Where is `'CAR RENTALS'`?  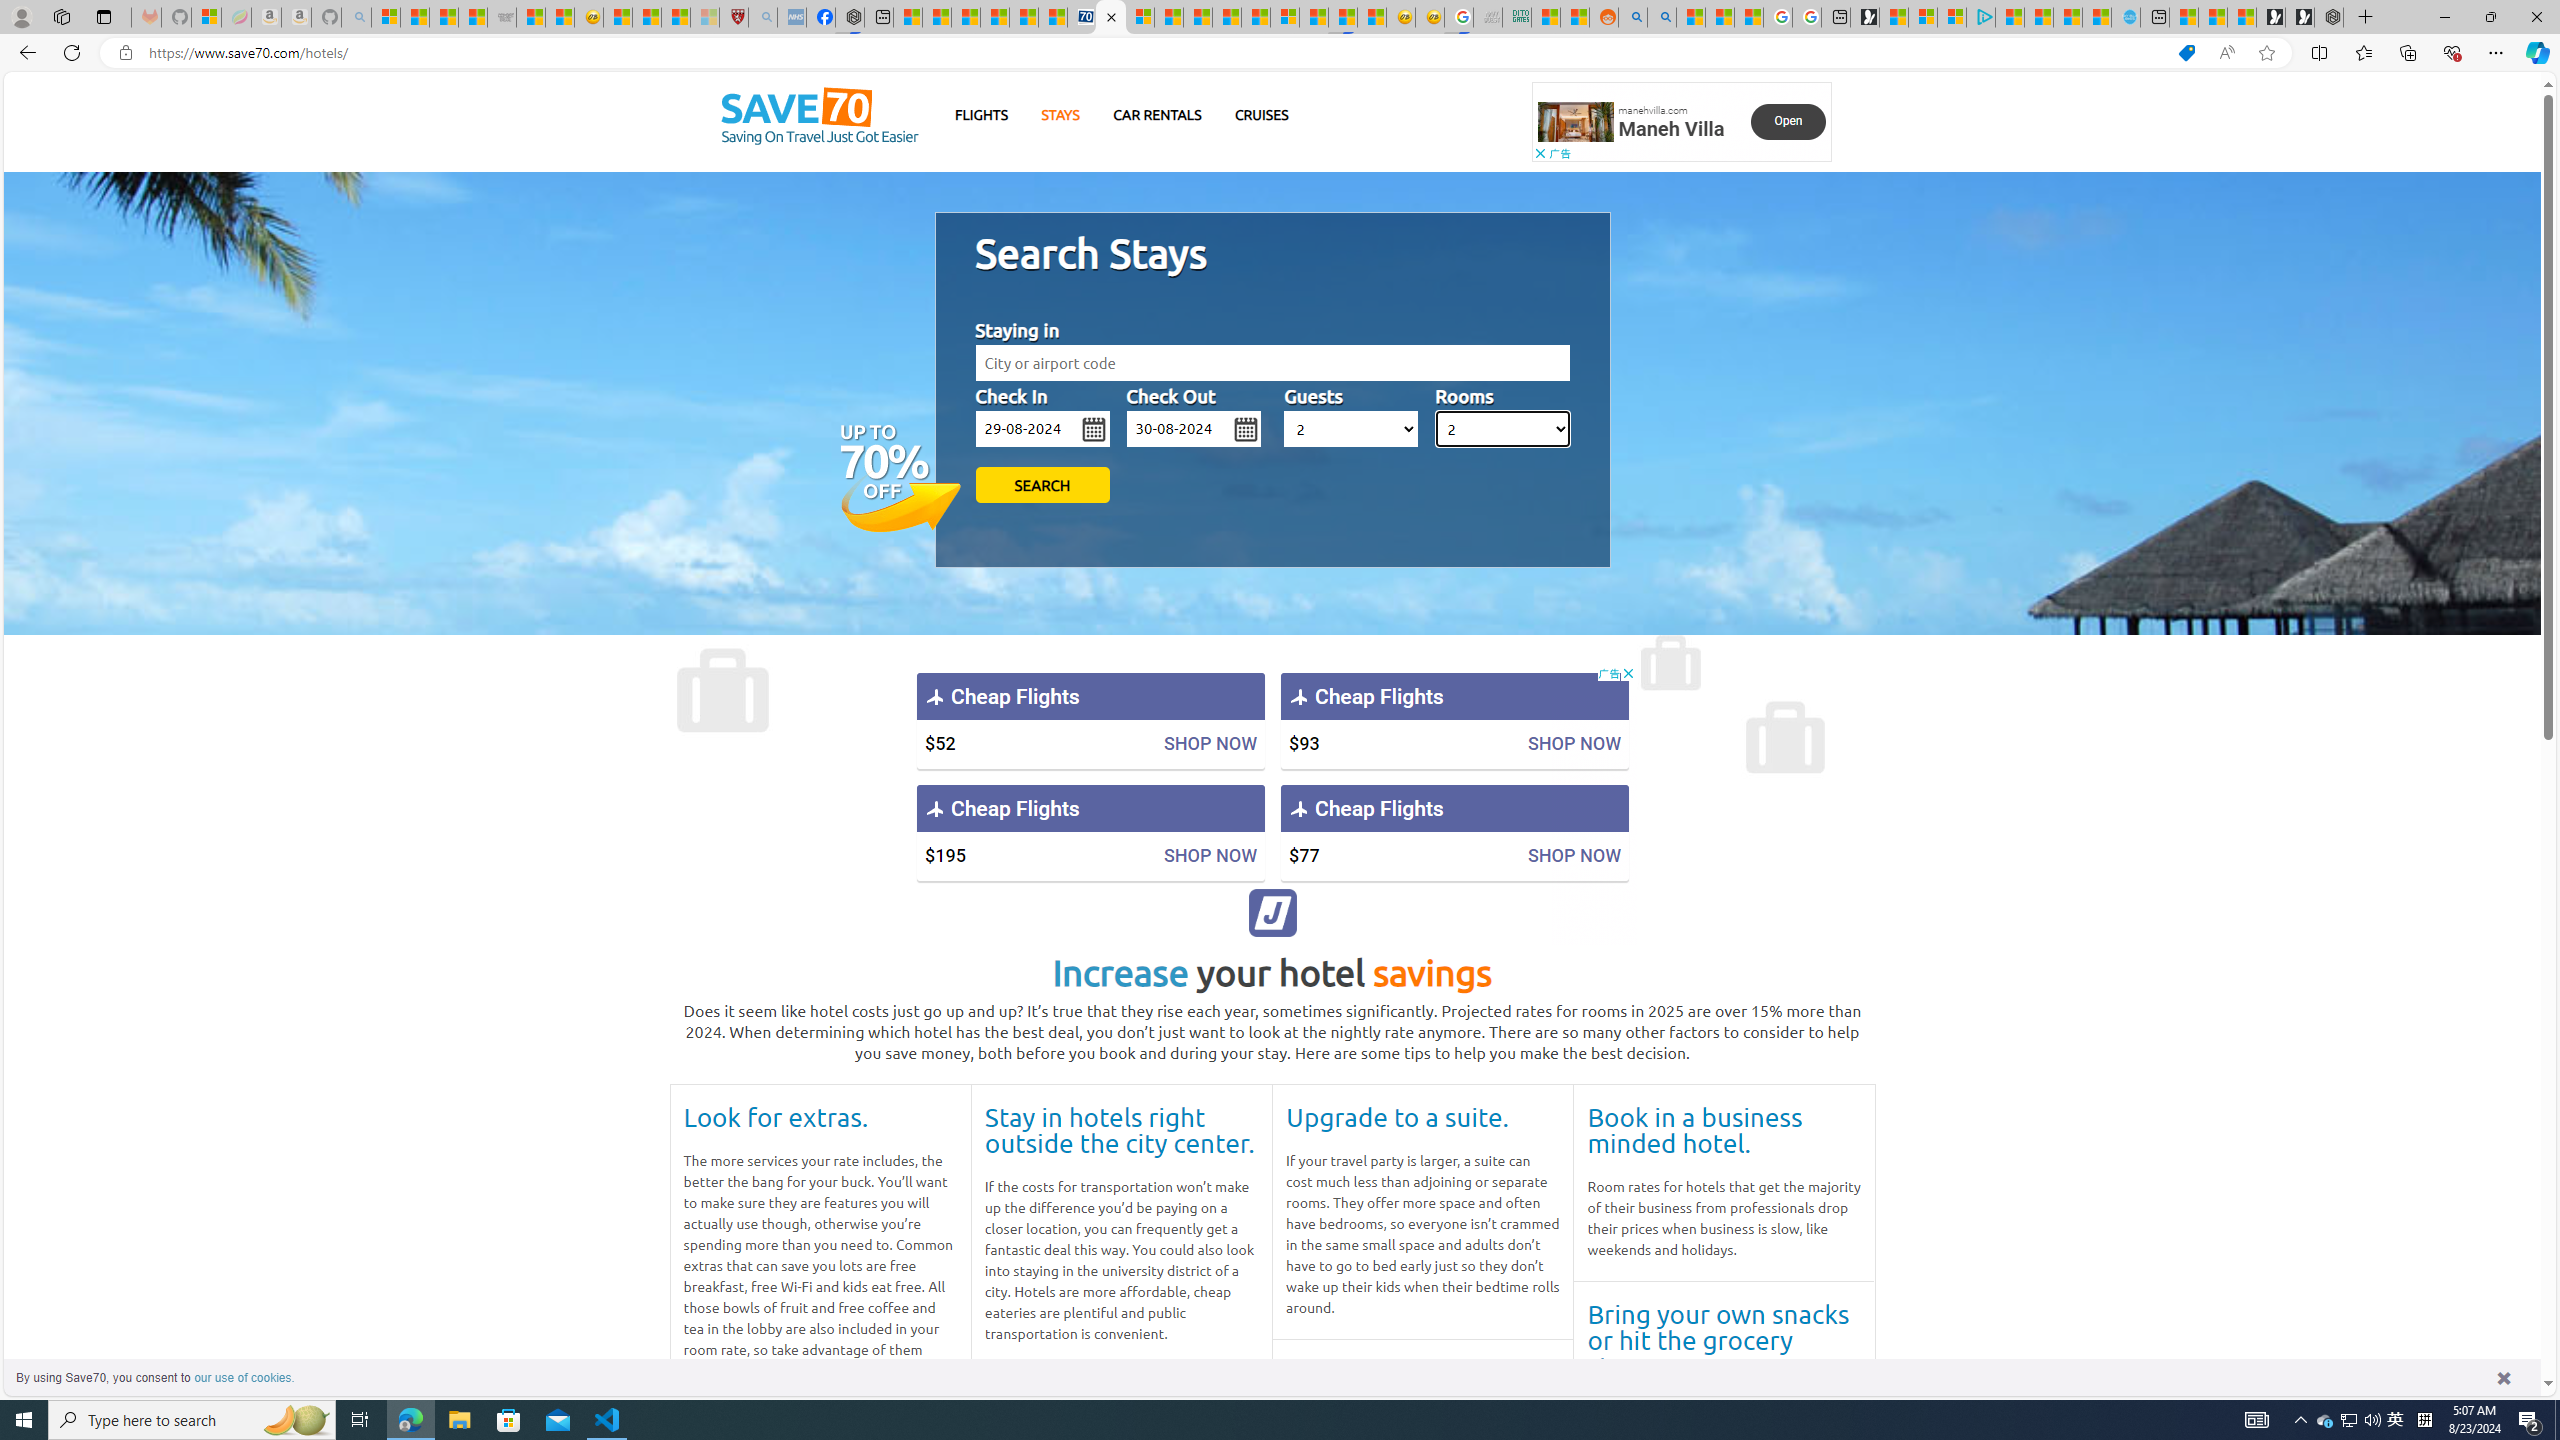
'CAR RENTALS' is located at coordinates (1157, 114).